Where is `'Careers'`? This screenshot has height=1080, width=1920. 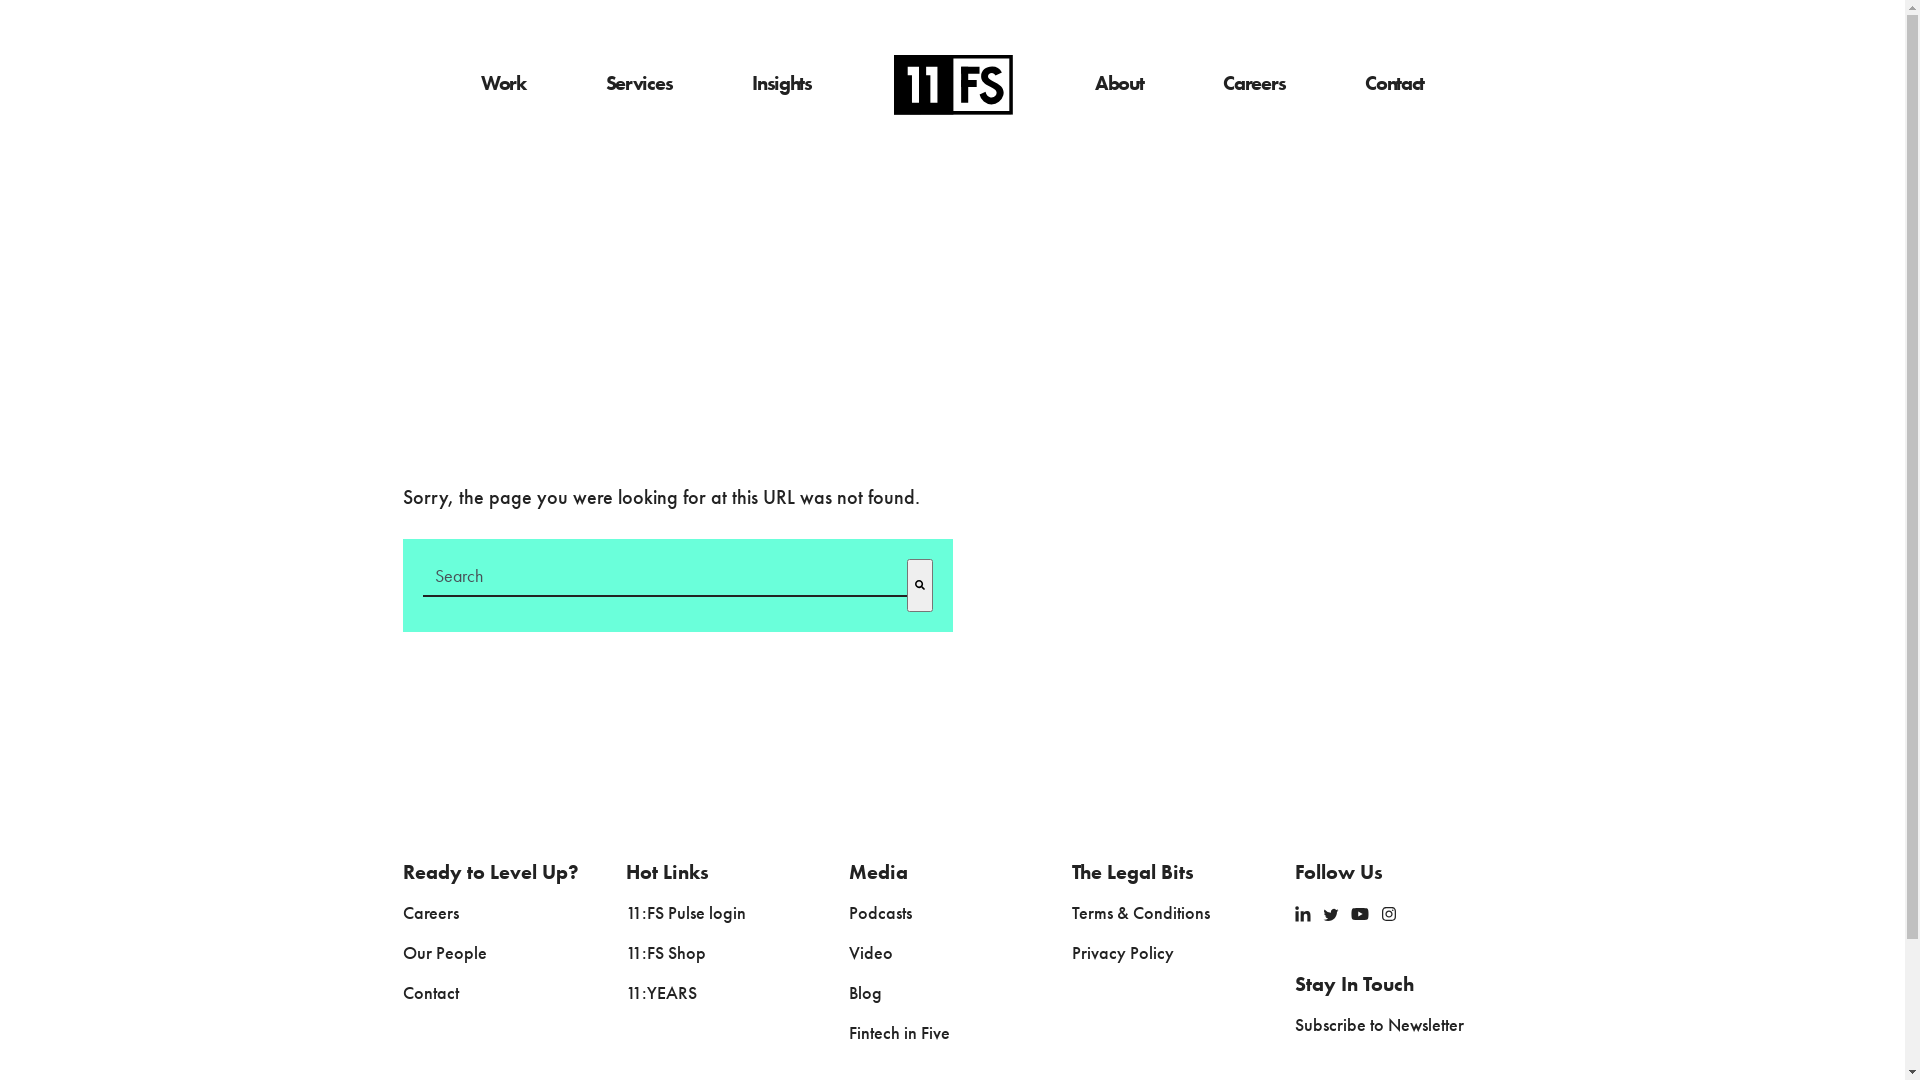 'Careers' is located at coordinates (401, 914).